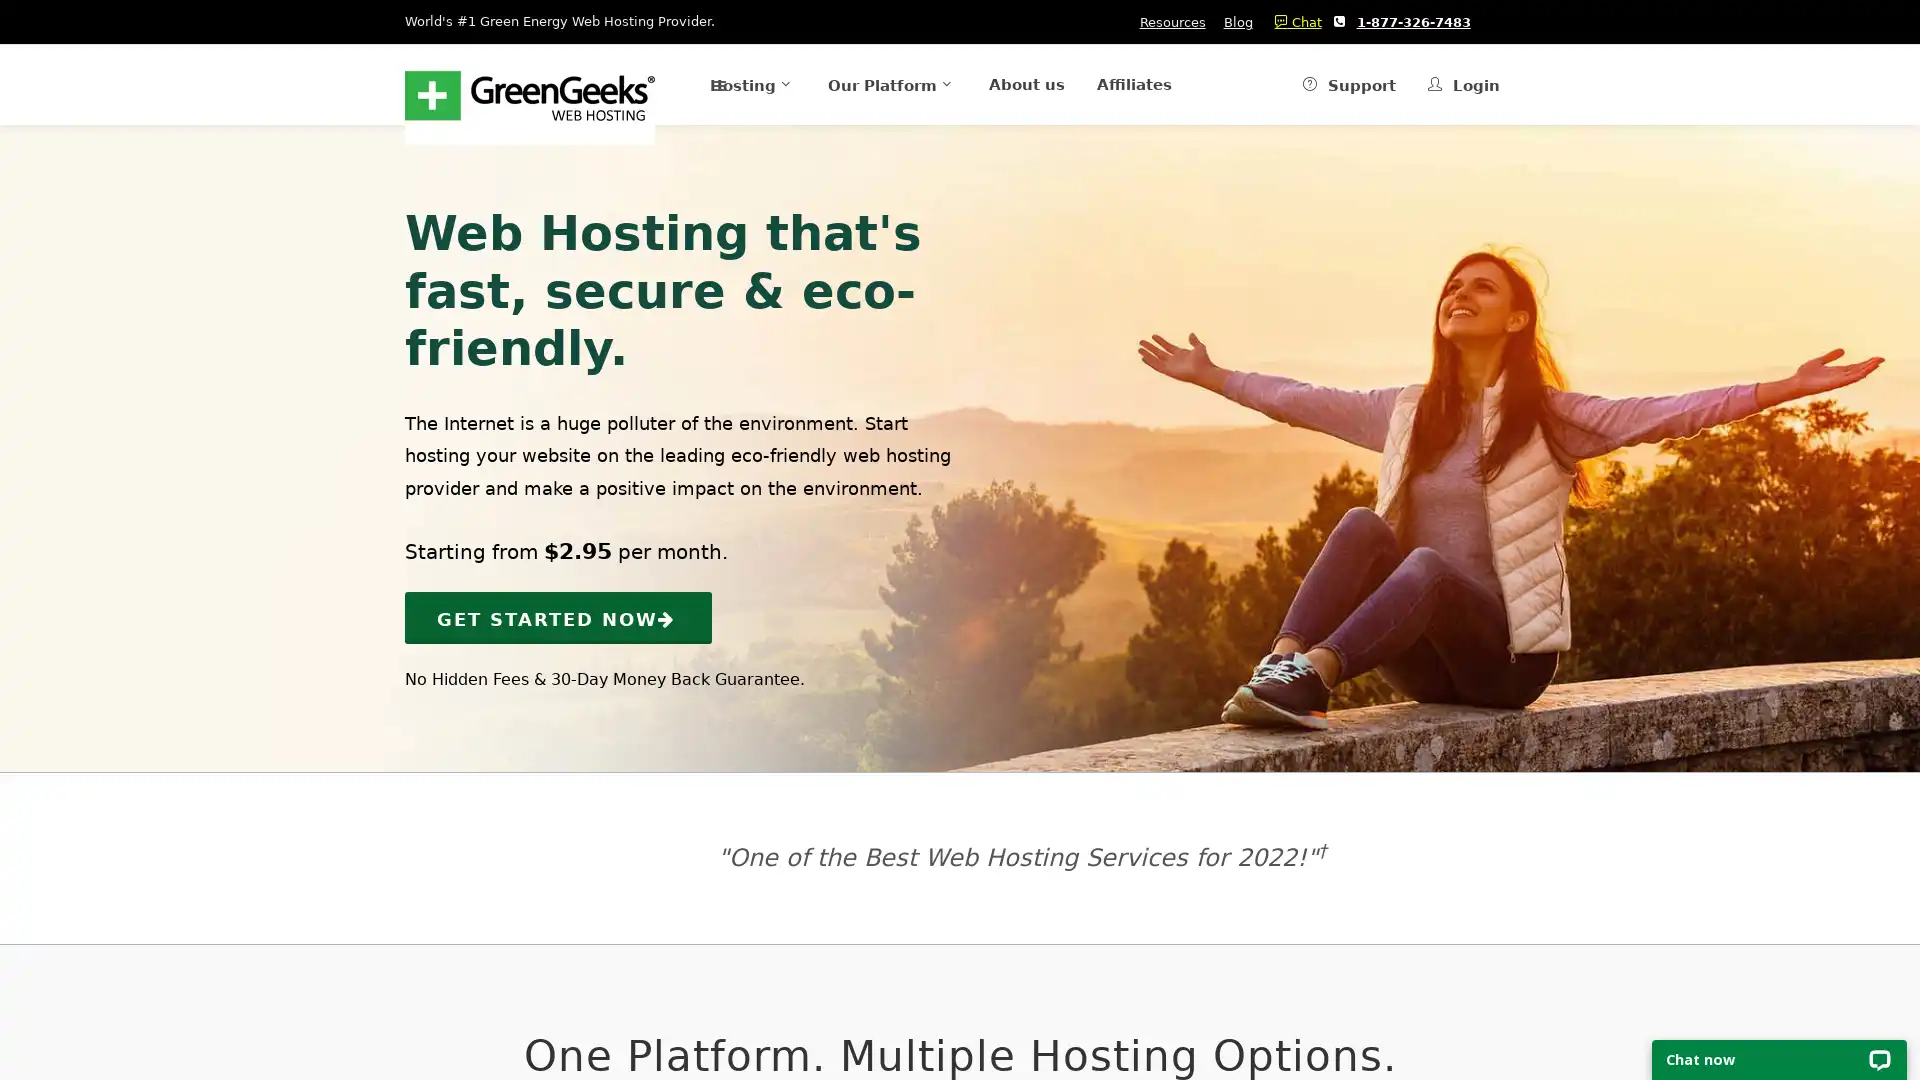 This screenshot has height=1080, width=1920. I want to click on Get Started Now, so click(558, 616).